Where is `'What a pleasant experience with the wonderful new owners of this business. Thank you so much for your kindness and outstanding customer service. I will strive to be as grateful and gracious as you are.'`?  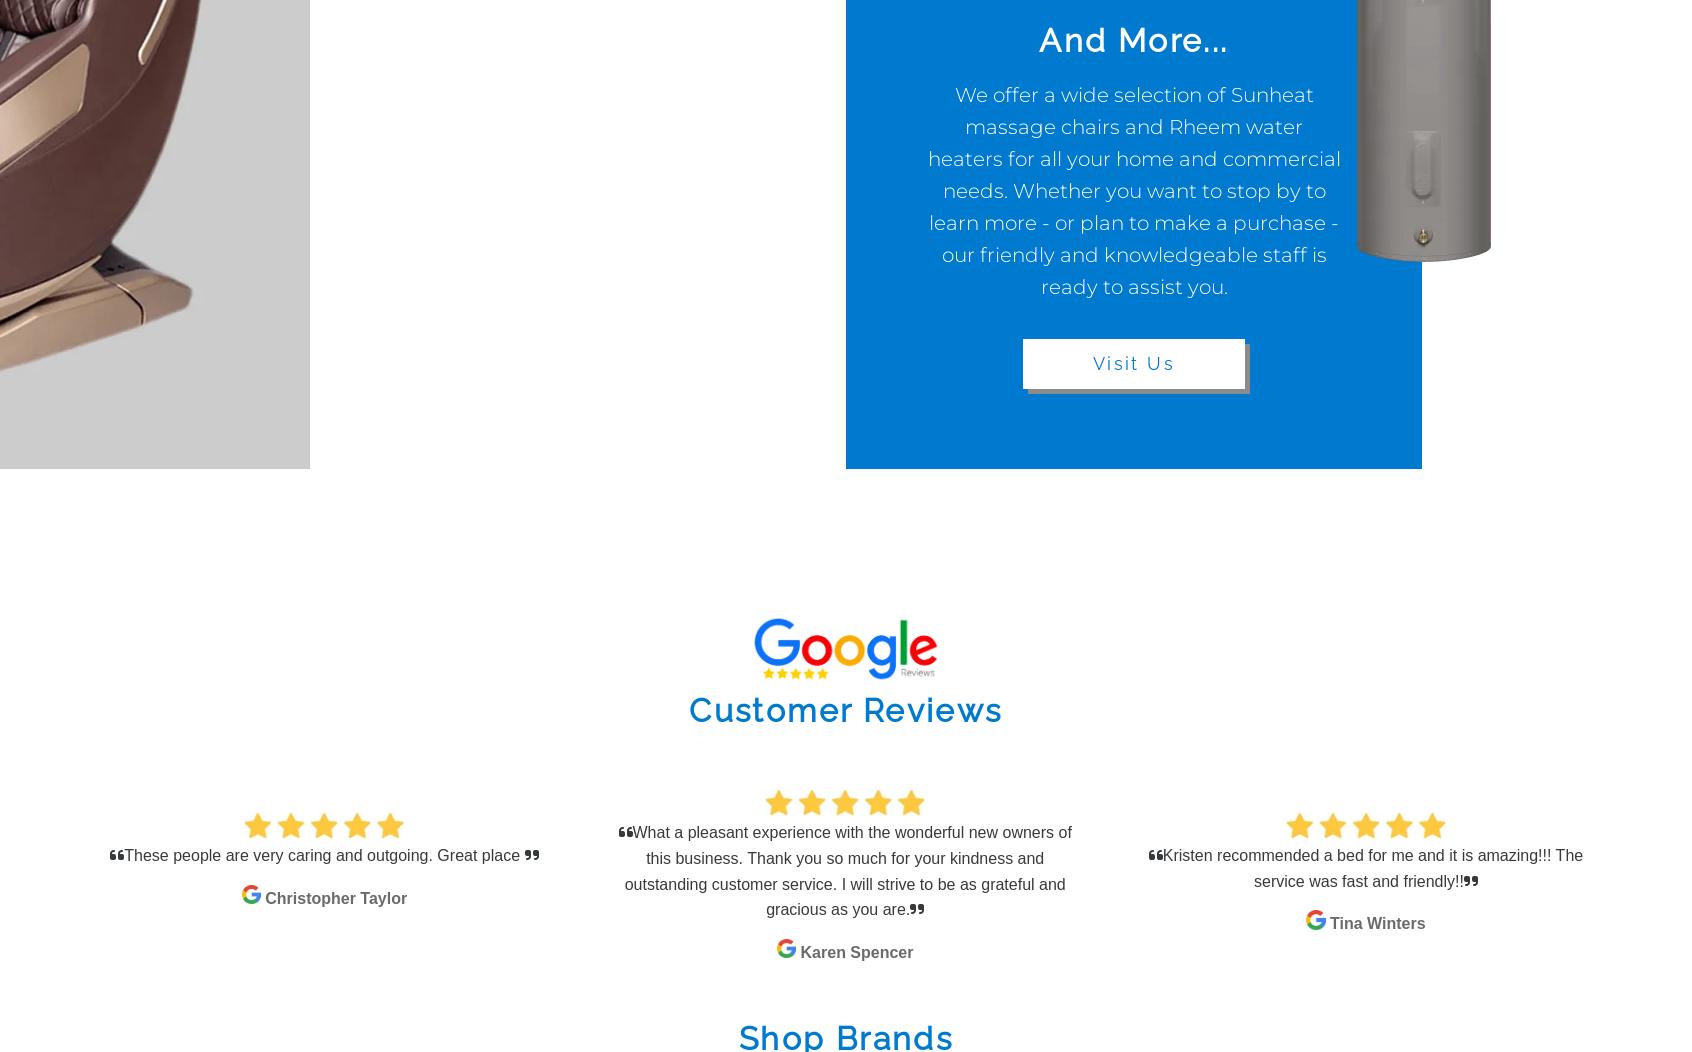
'What a pleasant experience with the wonderful new owners of this business. Thank you so much for your kindness and outstanding customer service. I will strive to be as grateful and gracious as you are.' is located at coordinates (846, 869).